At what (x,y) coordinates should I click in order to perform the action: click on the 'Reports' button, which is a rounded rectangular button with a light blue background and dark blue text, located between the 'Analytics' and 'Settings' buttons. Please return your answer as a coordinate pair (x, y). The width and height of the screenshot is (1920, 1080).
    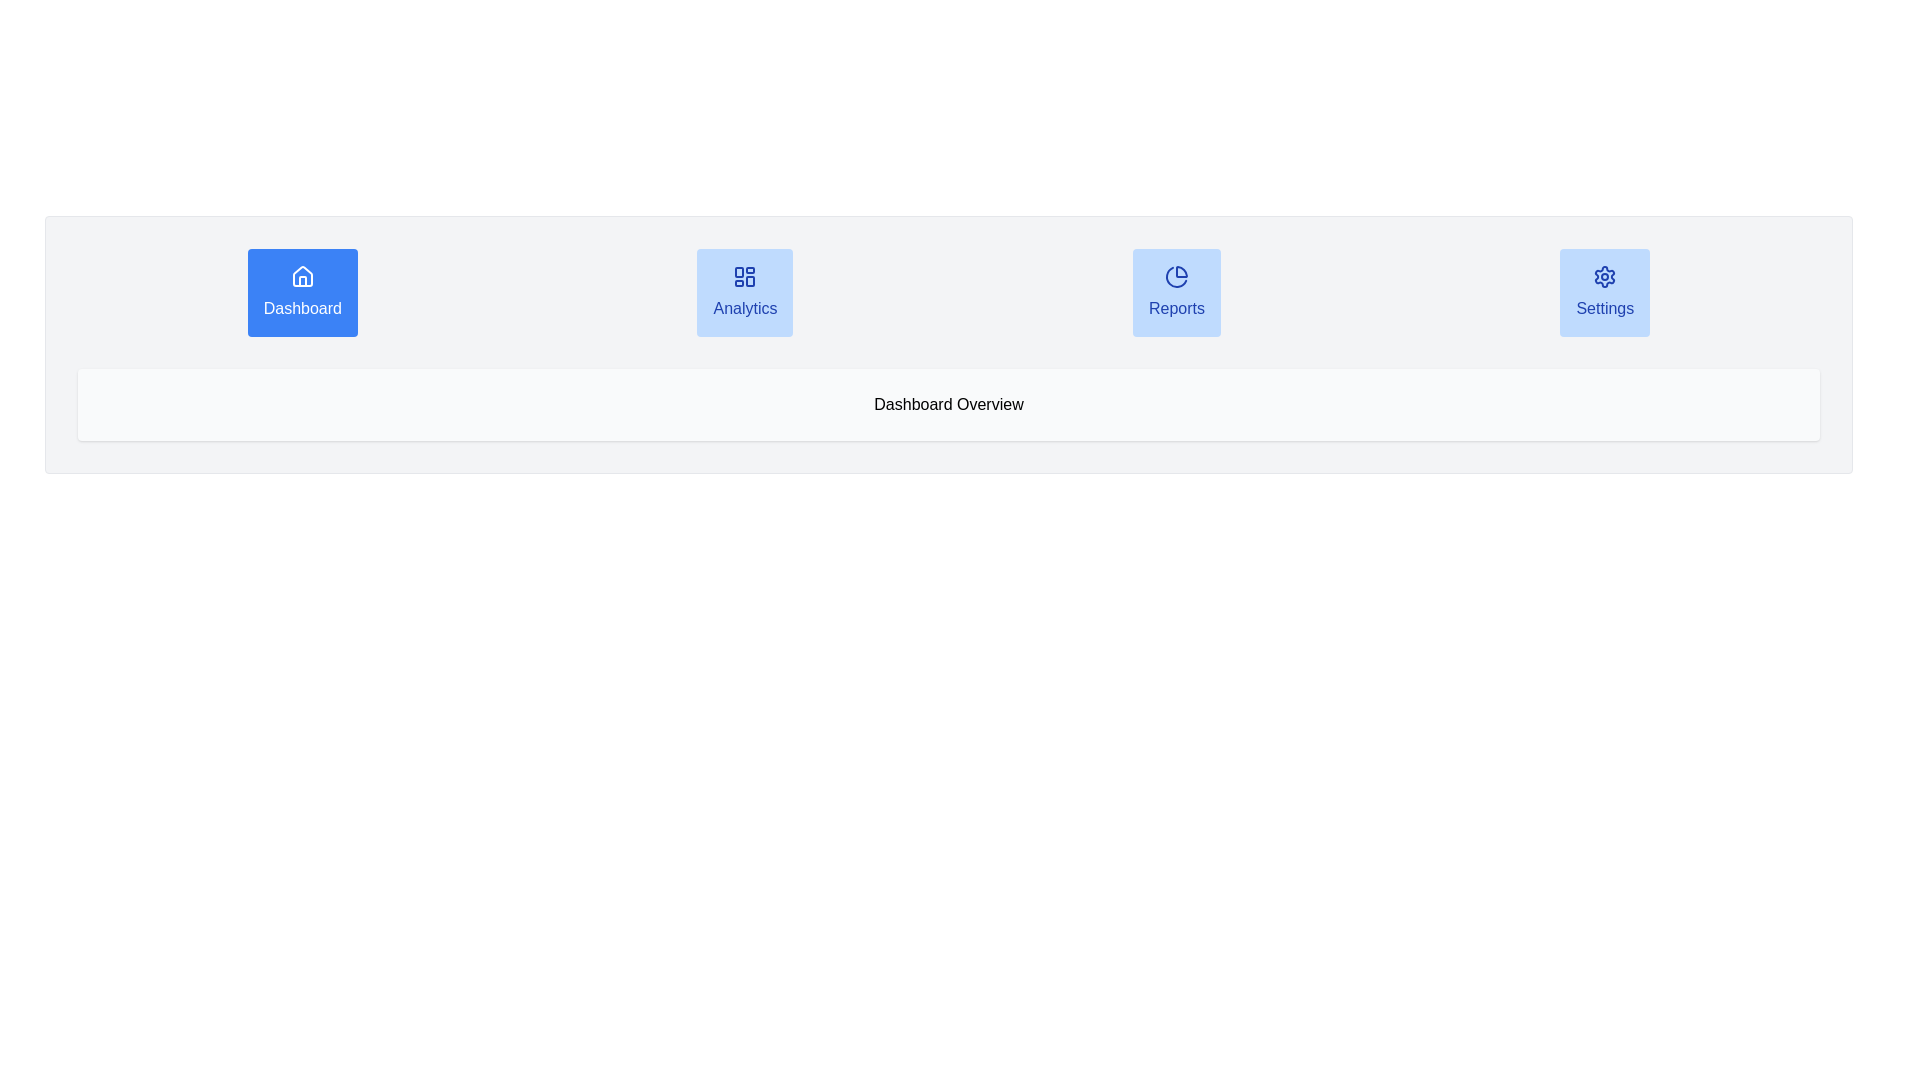
    Looking at the image, I should click on (1176, 293).